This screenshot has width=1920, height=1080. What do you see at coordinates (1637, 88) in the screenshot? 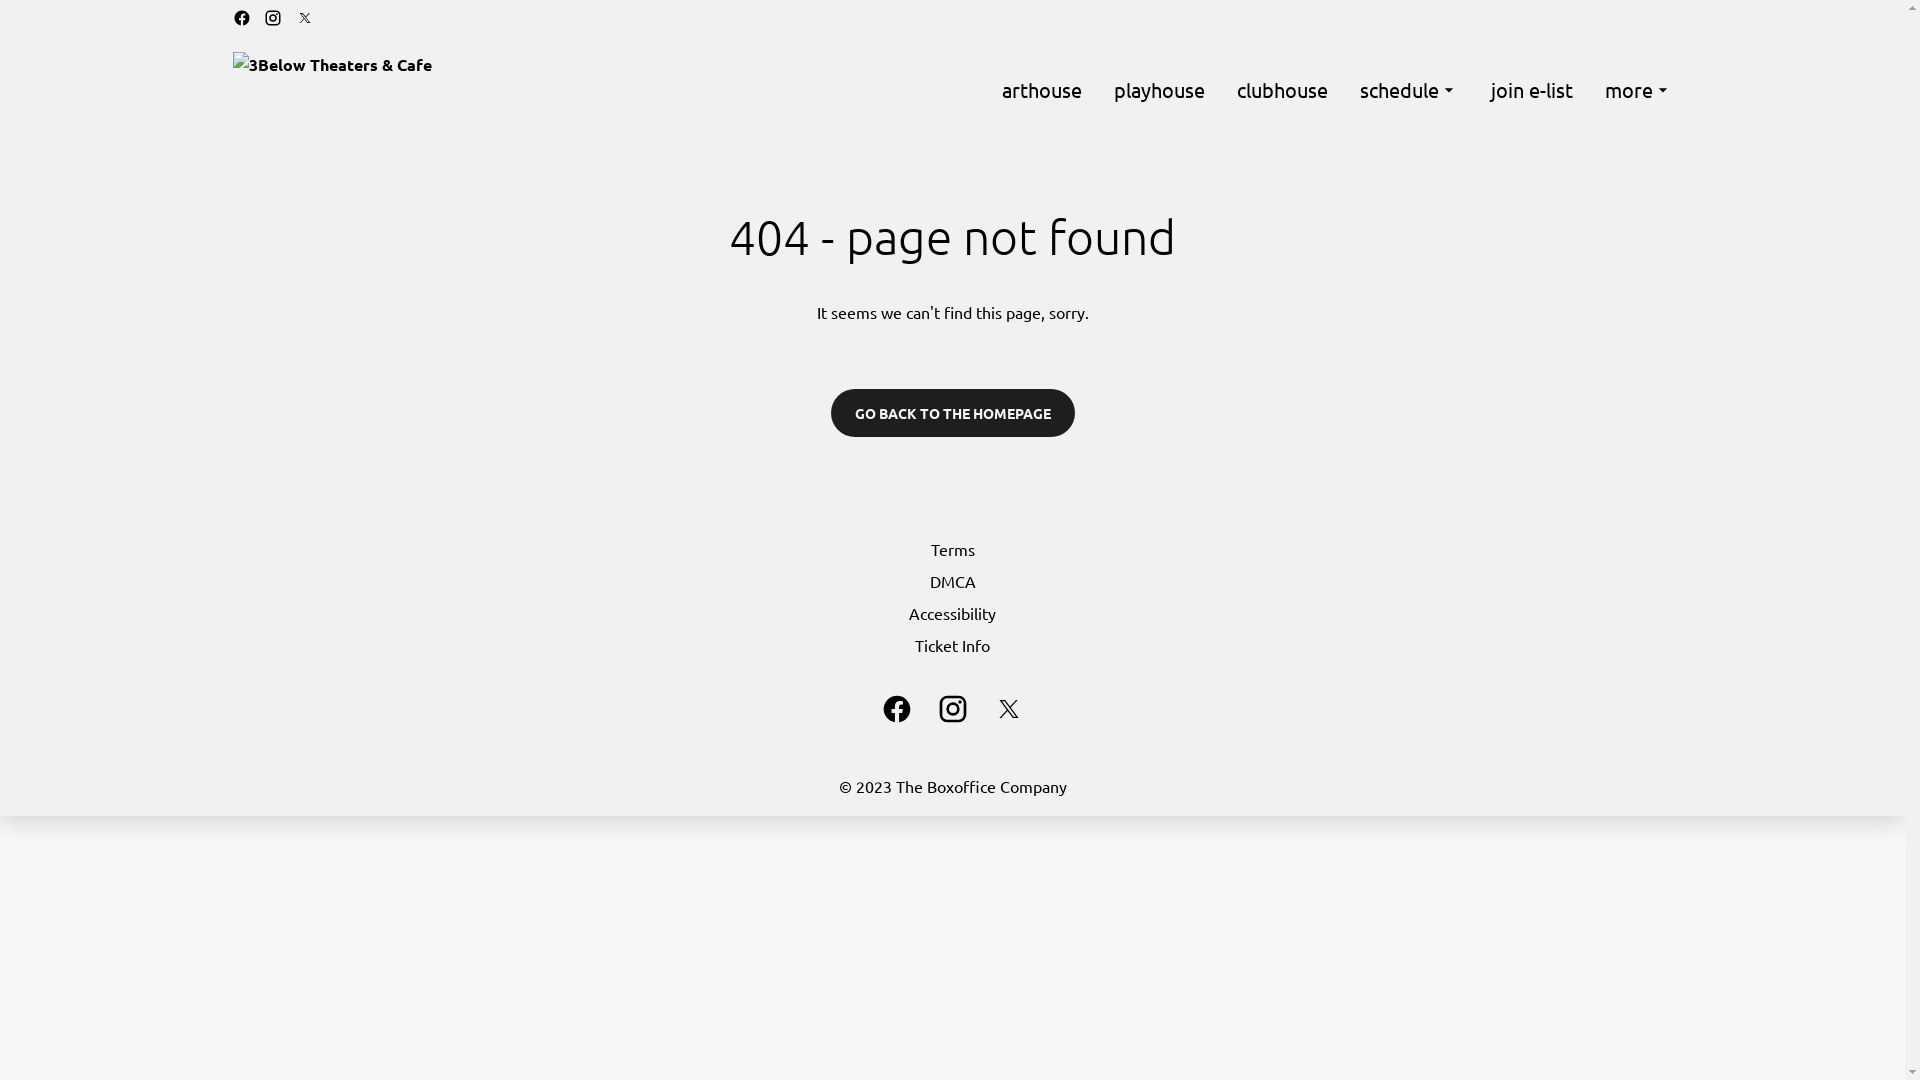
I see `'more'` at bounding box center [1637, 88].